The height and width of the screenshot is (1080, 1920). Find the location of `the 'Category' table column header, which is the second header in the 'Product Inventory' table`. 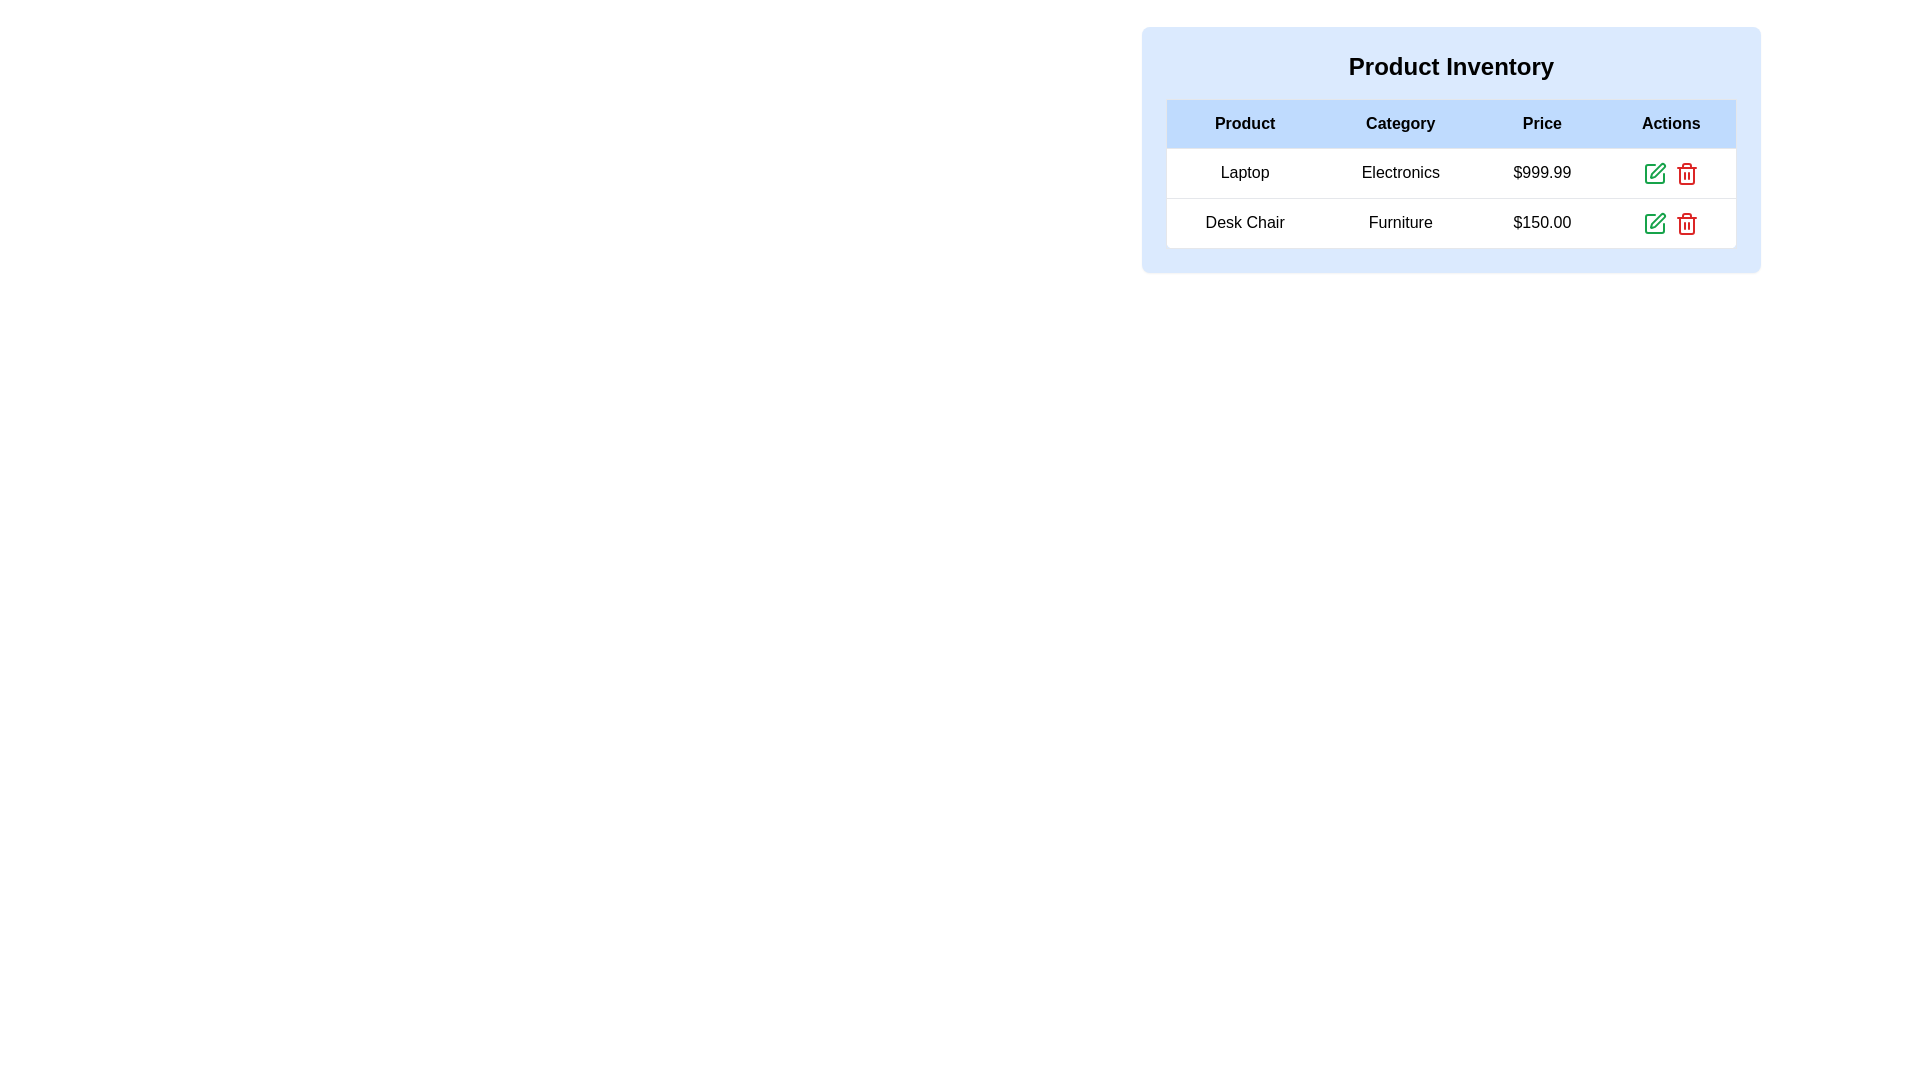

the 'Category' table column header, which is the second header in the 'Product Inventory' table is located at coordinates (1399, 123).